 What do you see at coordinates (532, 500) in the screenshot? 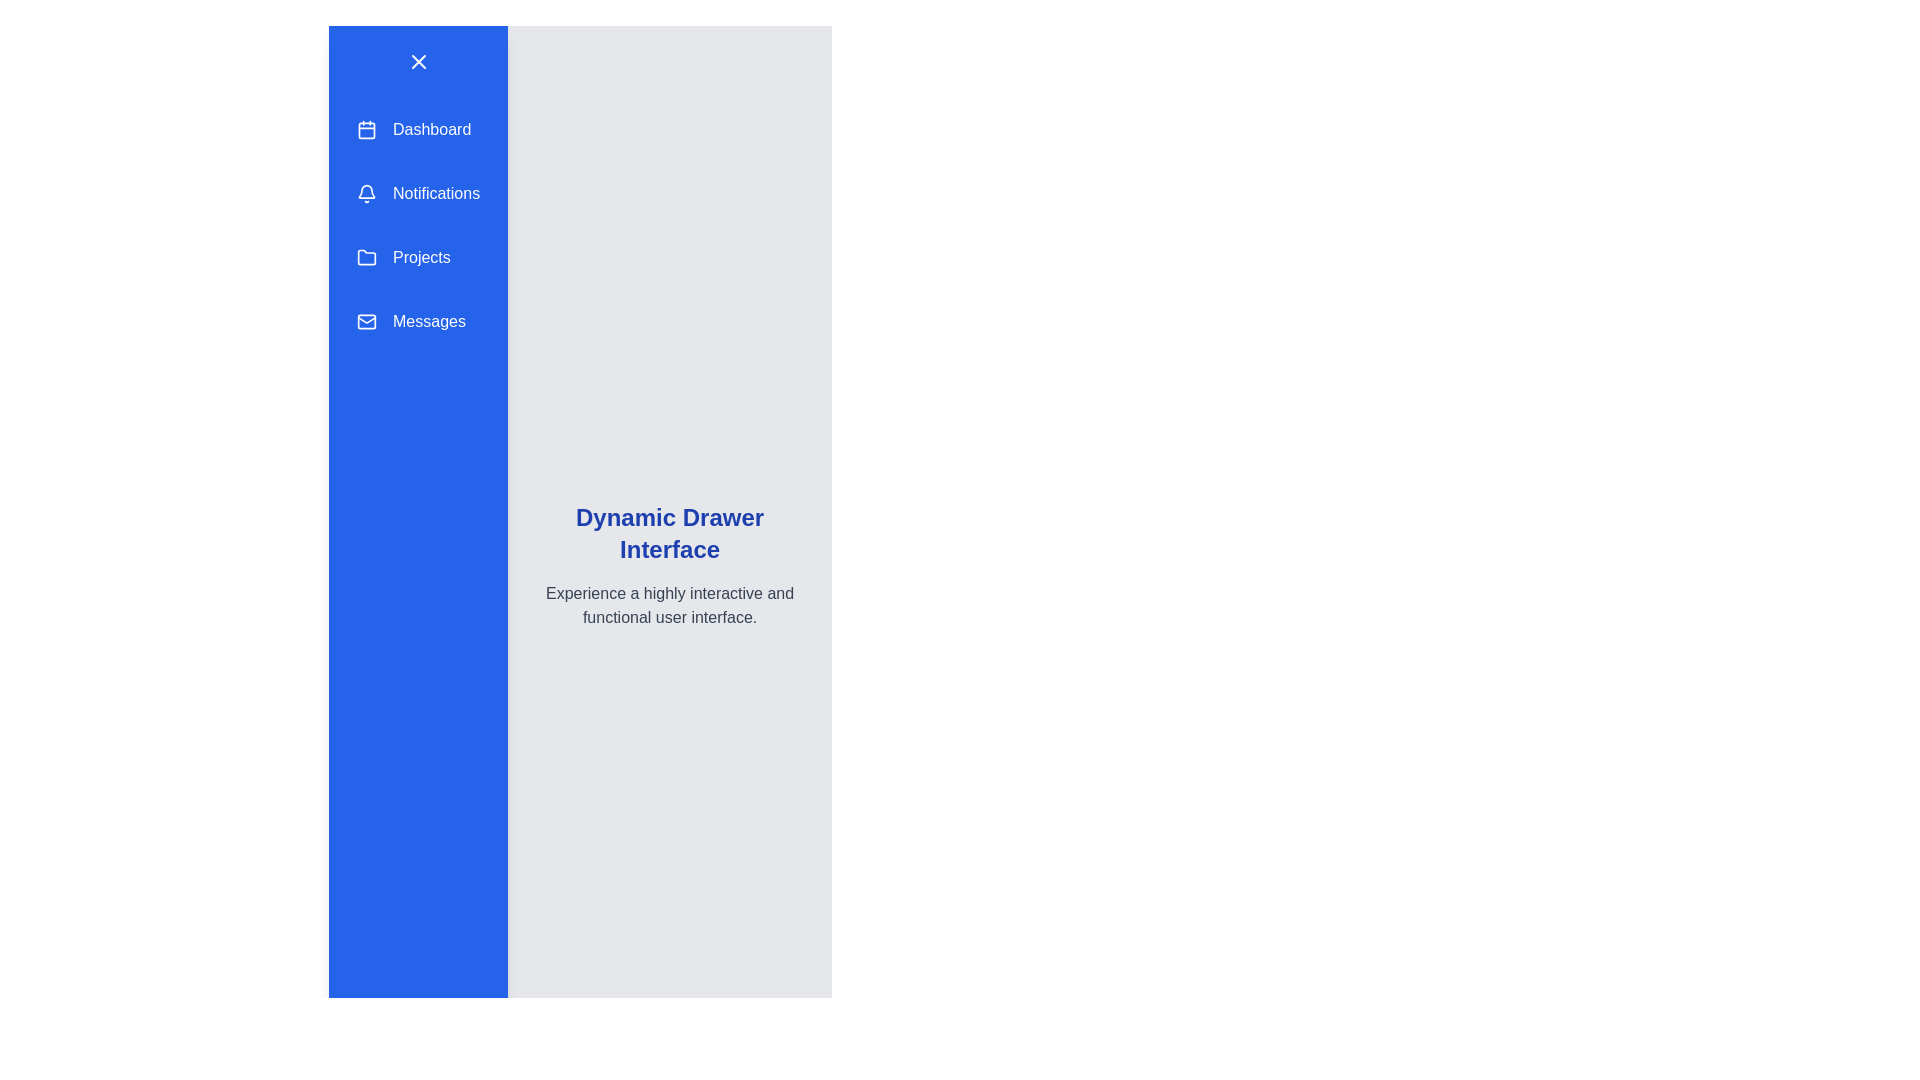
I see `the text 'Dynamic Drawer Interface' by dragging the mouse cursor over it` at bounding box center [532, 500].